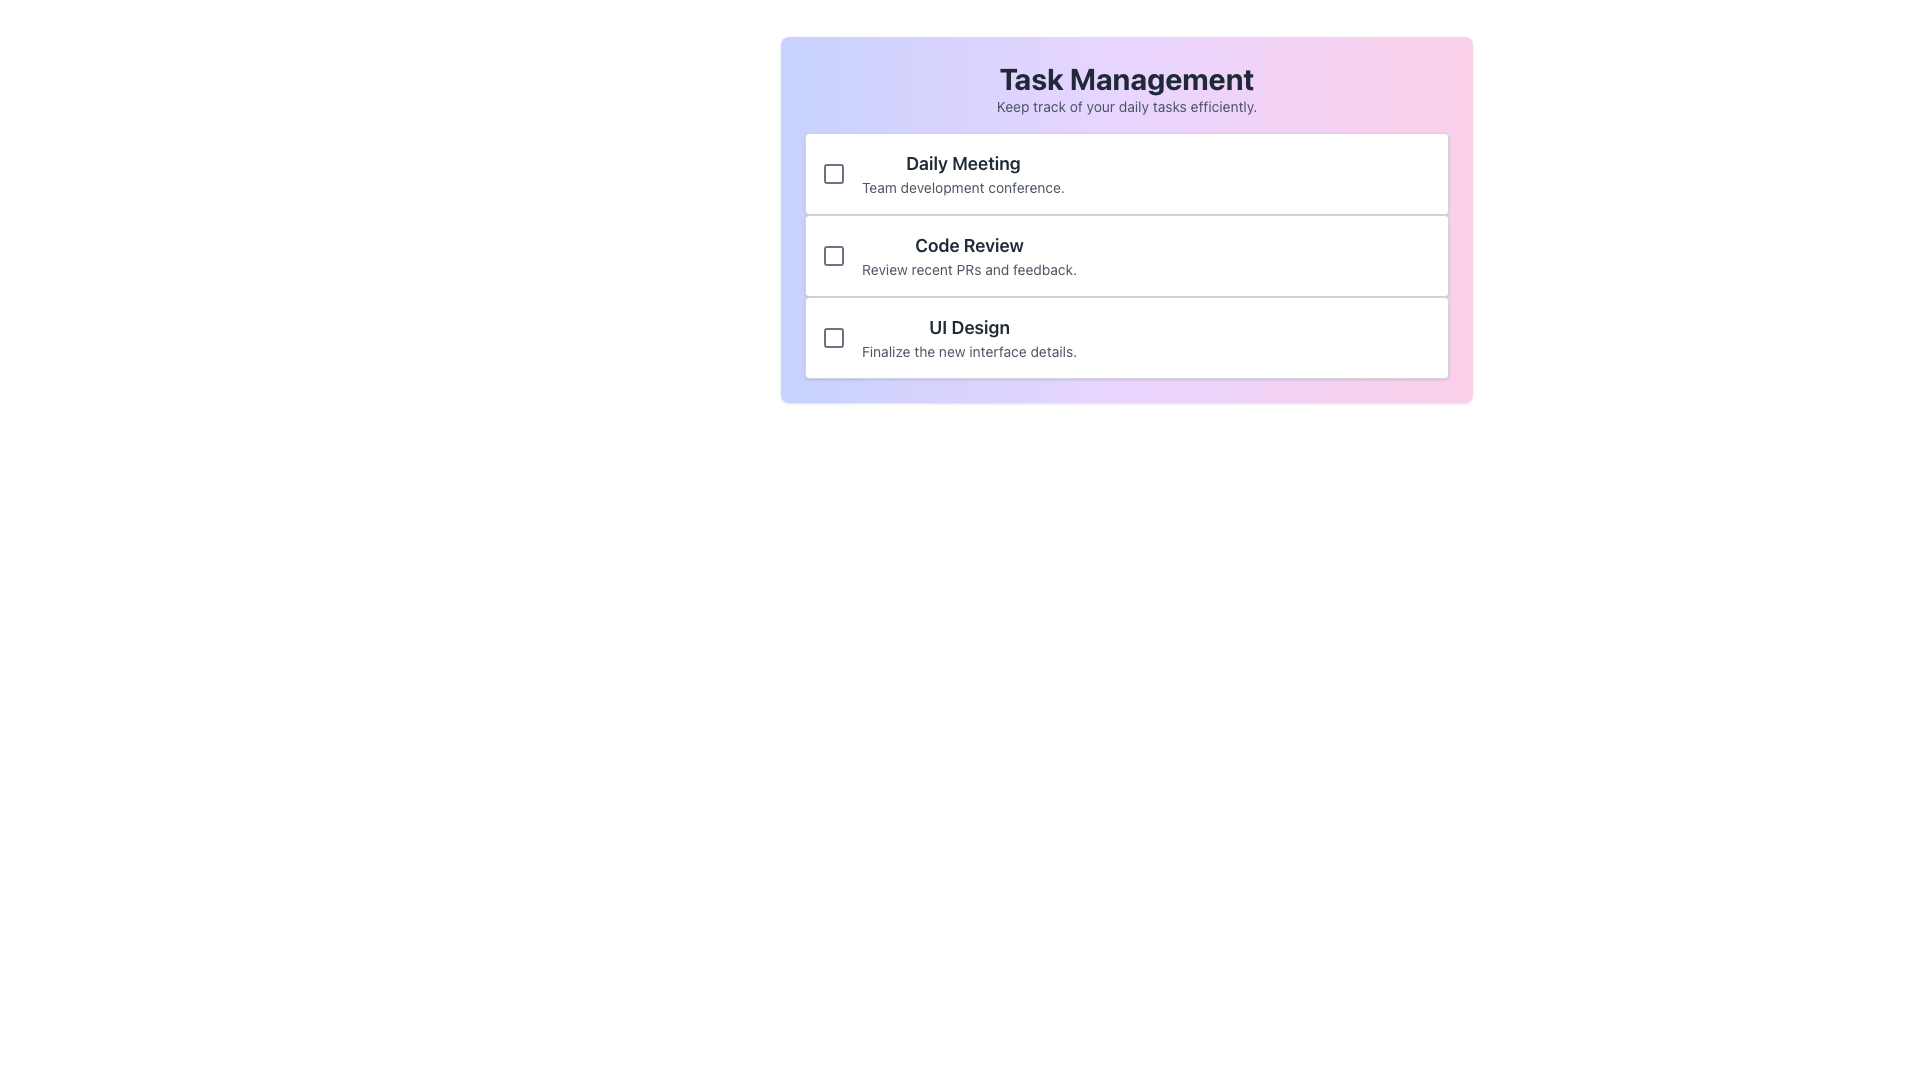  What do you see at coordinates (969, 245) in the screenshot?
I see `the bold 'Code Review' text label, which is prominently displayed in dark gray within the 'Task Management' section of the vertical list` at bounding box center [969, 245].